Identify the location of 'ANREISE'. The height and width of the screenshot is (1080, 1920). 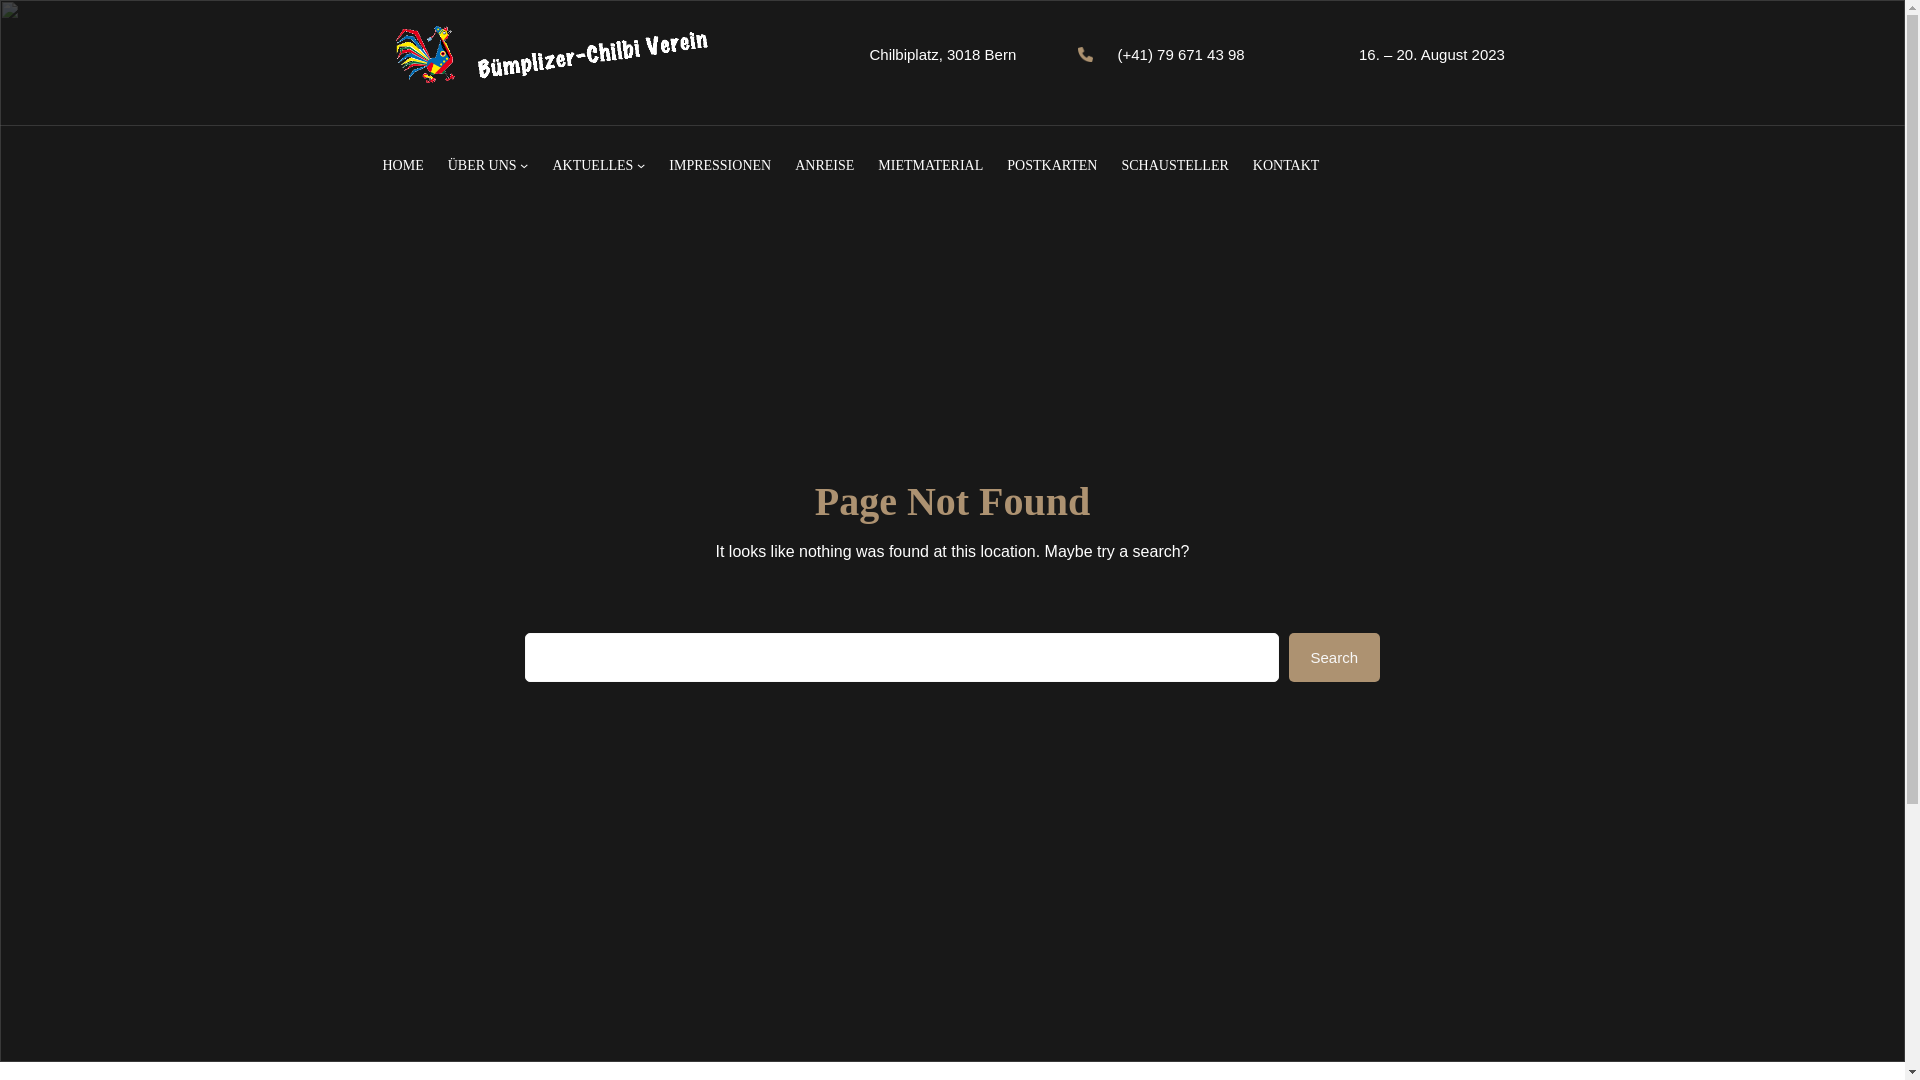
(794, 164).